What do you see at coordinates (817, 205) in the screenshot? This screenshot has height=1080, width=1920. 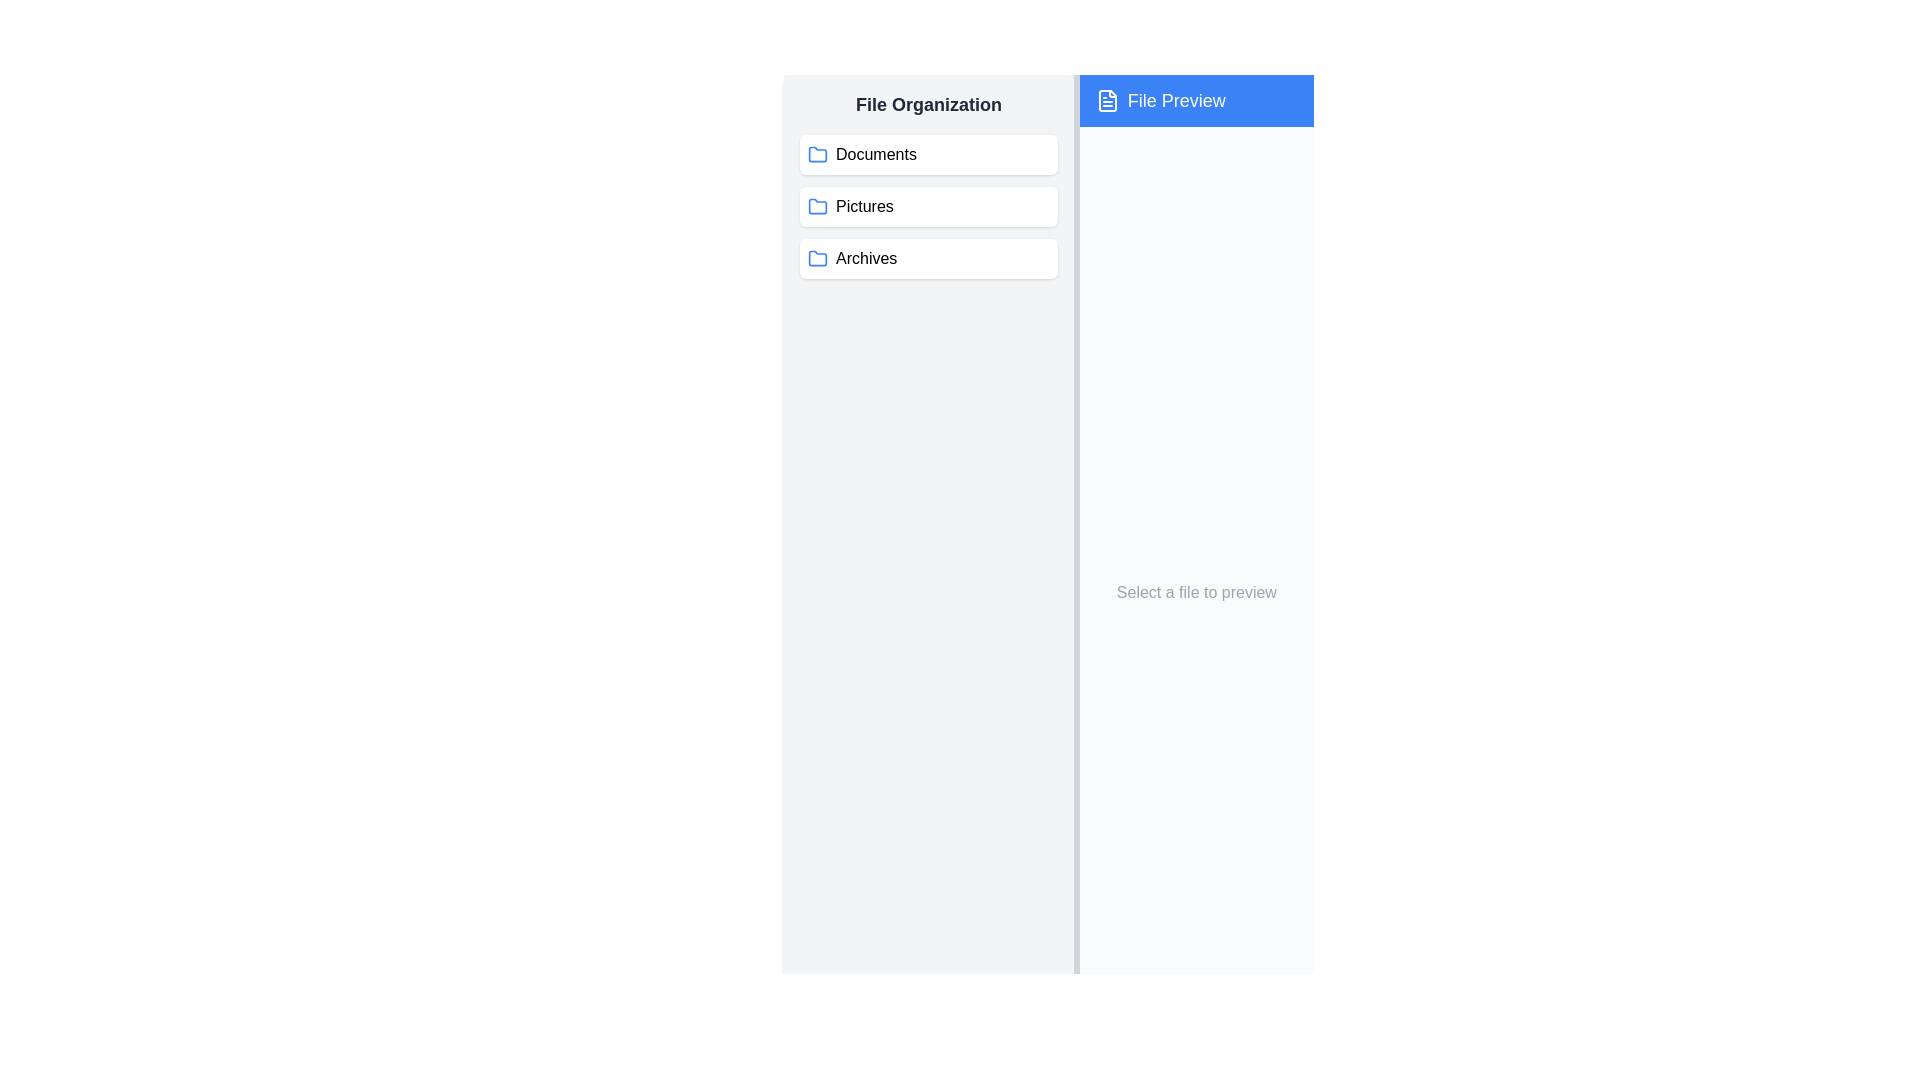 I see `the 'Pictures' folder icon in the 'File Organization' sidebar to possibly reveal additional information` at bounding box center [817, 205].